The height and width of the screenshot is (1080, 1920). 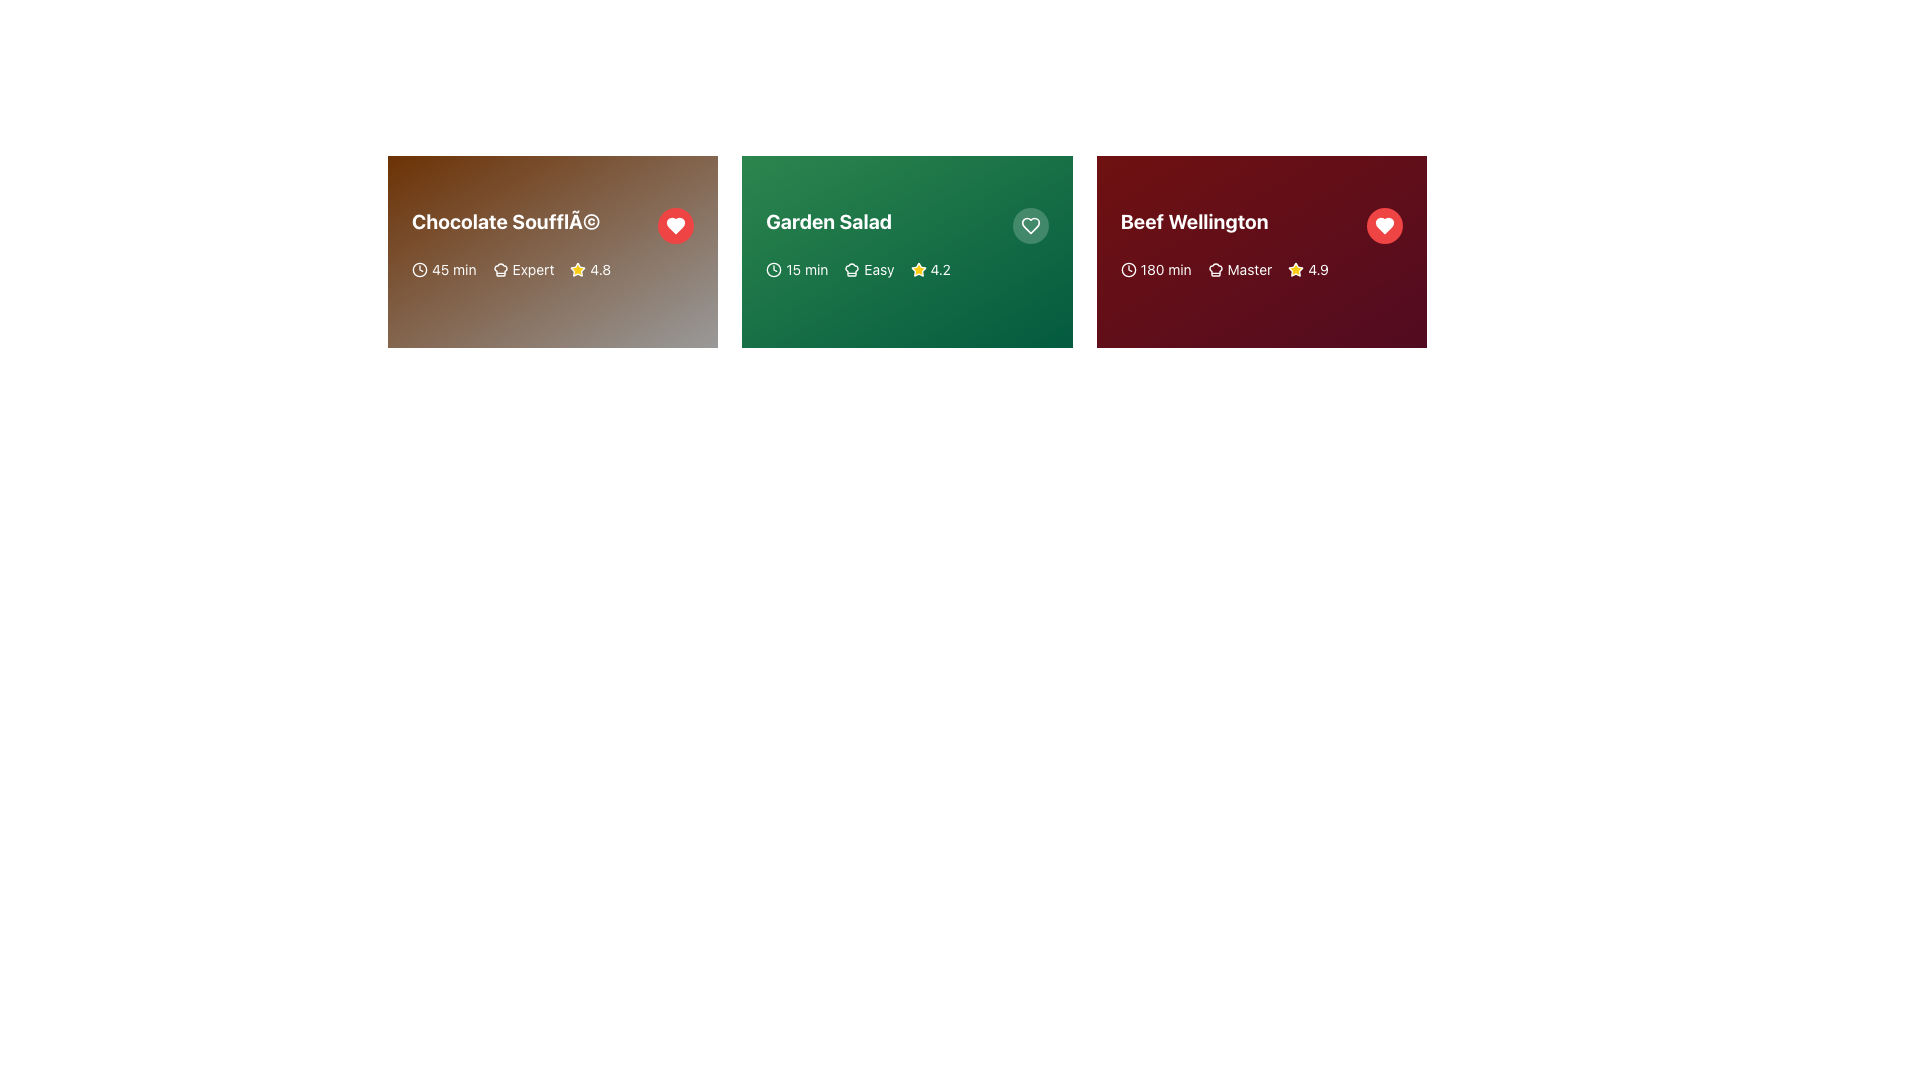 I want to click on the SVG circle element that serves as the circular base of the clock icon within the 'Chocolate Soufflé' card, so click(x=419, y=270).